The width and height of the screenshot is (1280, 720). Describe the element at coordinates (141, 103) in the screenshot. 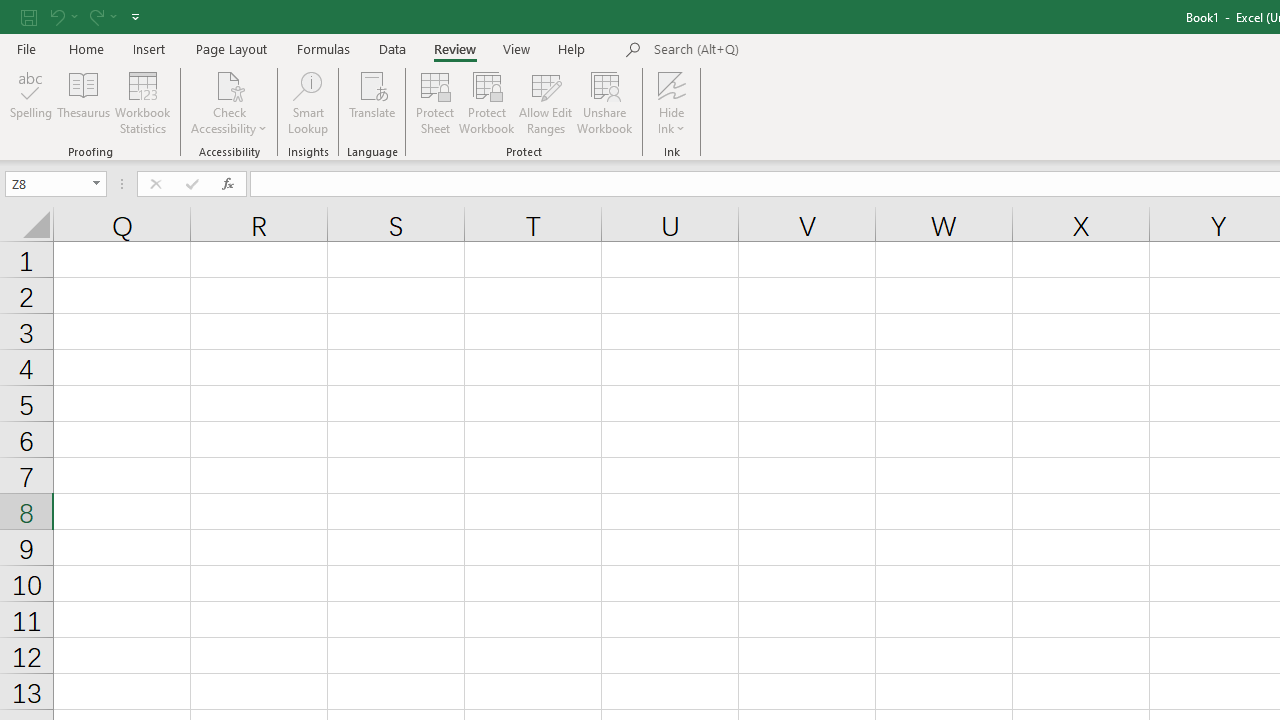

I see `'Workbook Statistics'` at that location.